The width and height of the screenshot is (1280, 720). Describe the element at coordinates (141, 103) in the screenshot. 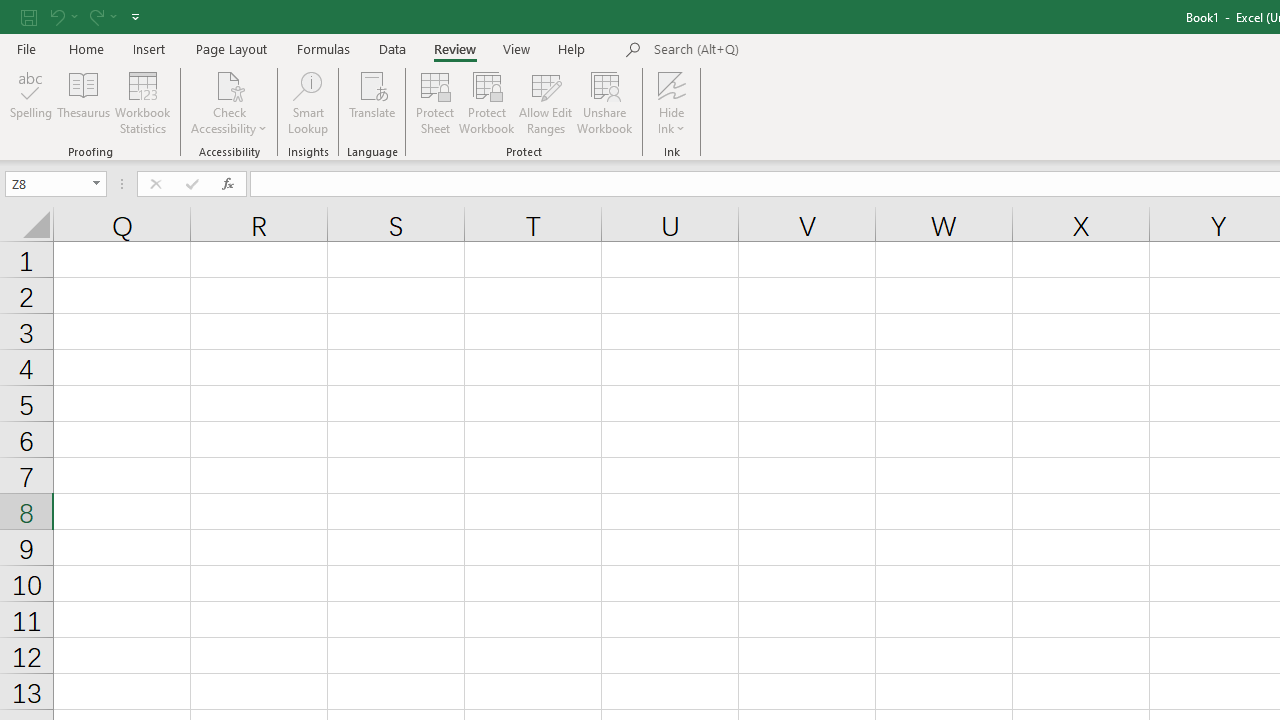

I see `'Workbook Statistics'` at that location.